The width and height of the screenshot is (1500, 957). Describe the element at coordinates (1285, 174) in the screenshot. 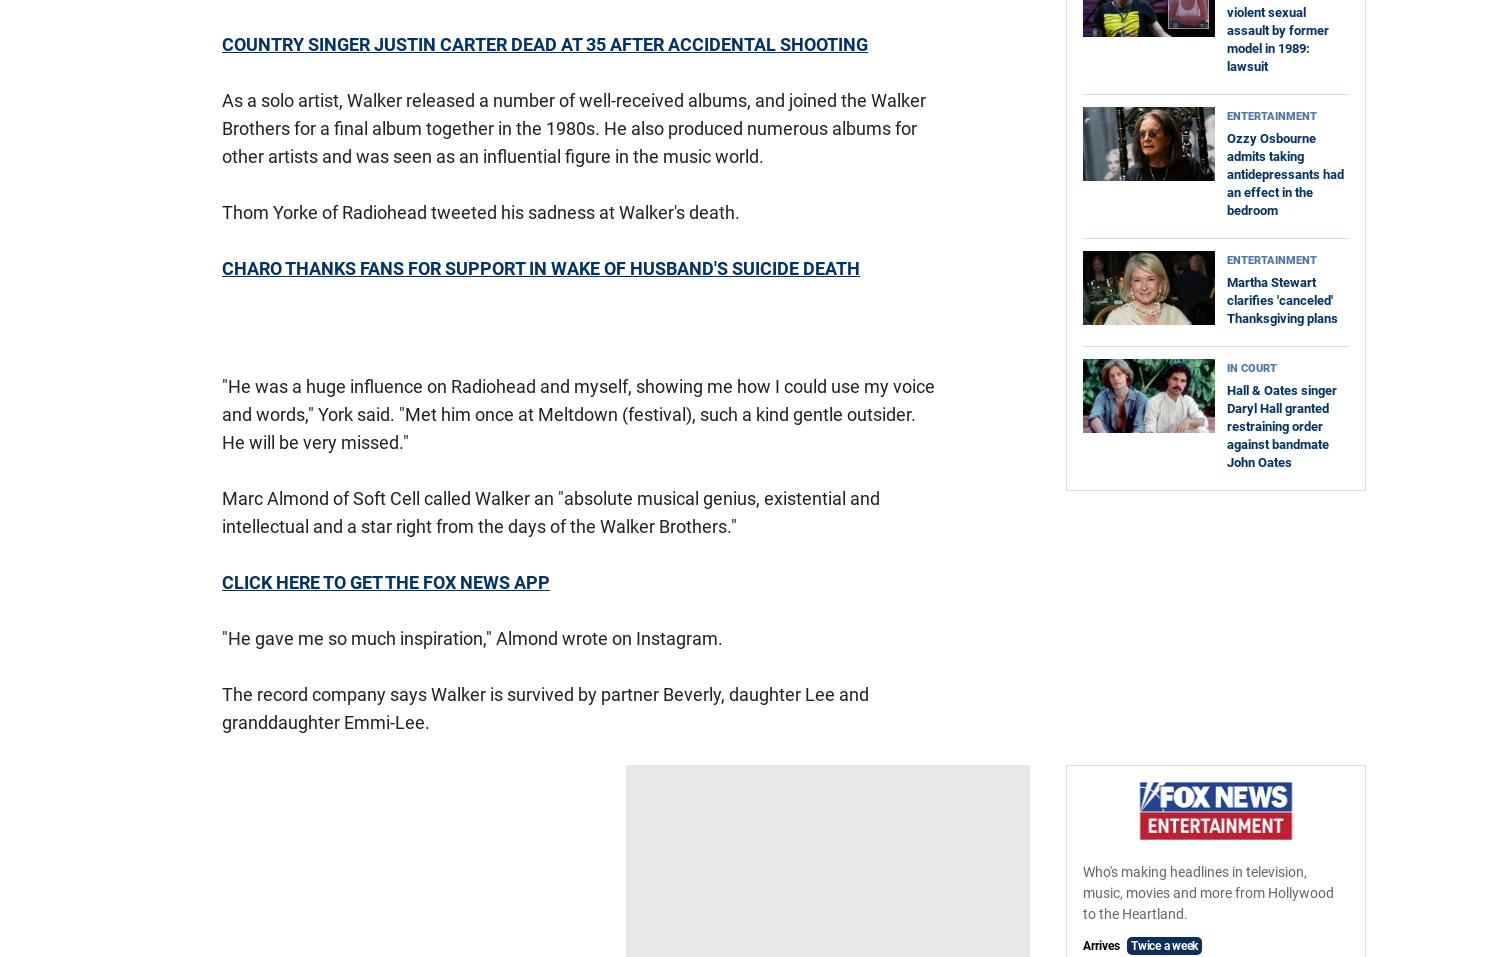

I see `'Ozzy Osbourne admits taking antidepressants had an effect in the bedroom'` at that location.